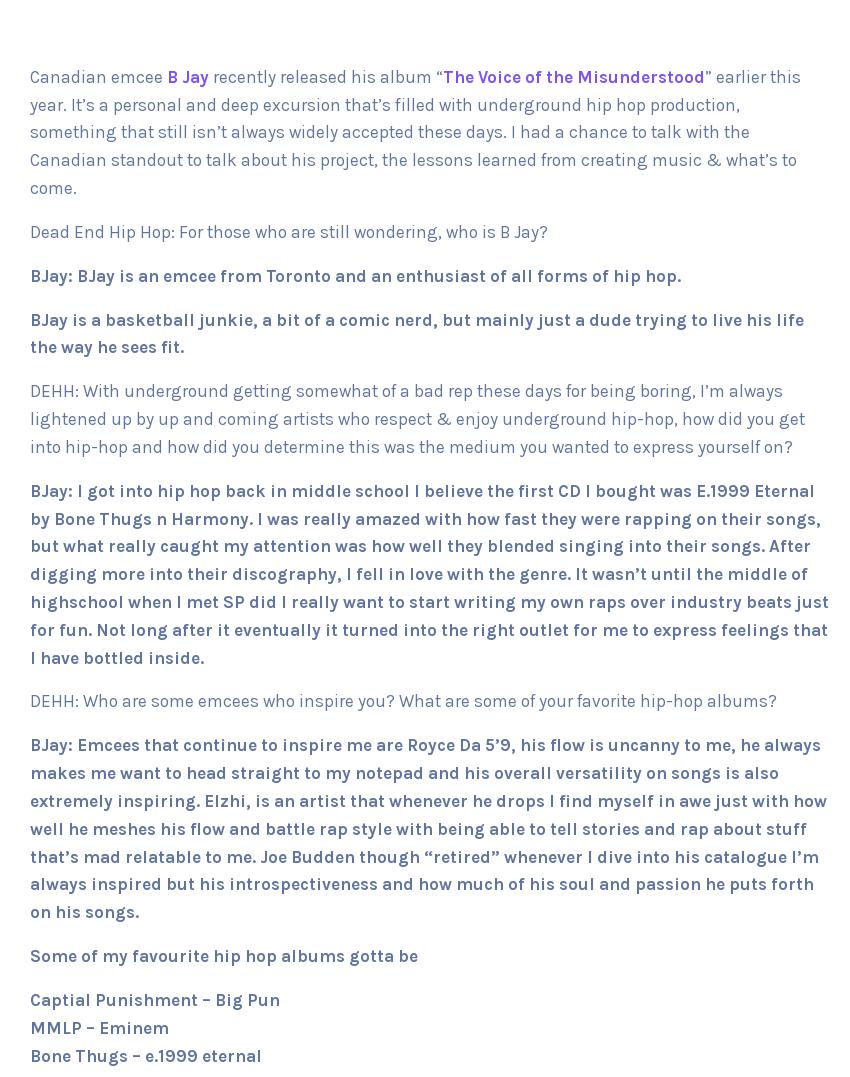  What do you see at coordinates (146, 1055) in the screenshot?
I see `'Bone Thugs – e.1999 eternal'` at bounding box center [146, 1055].